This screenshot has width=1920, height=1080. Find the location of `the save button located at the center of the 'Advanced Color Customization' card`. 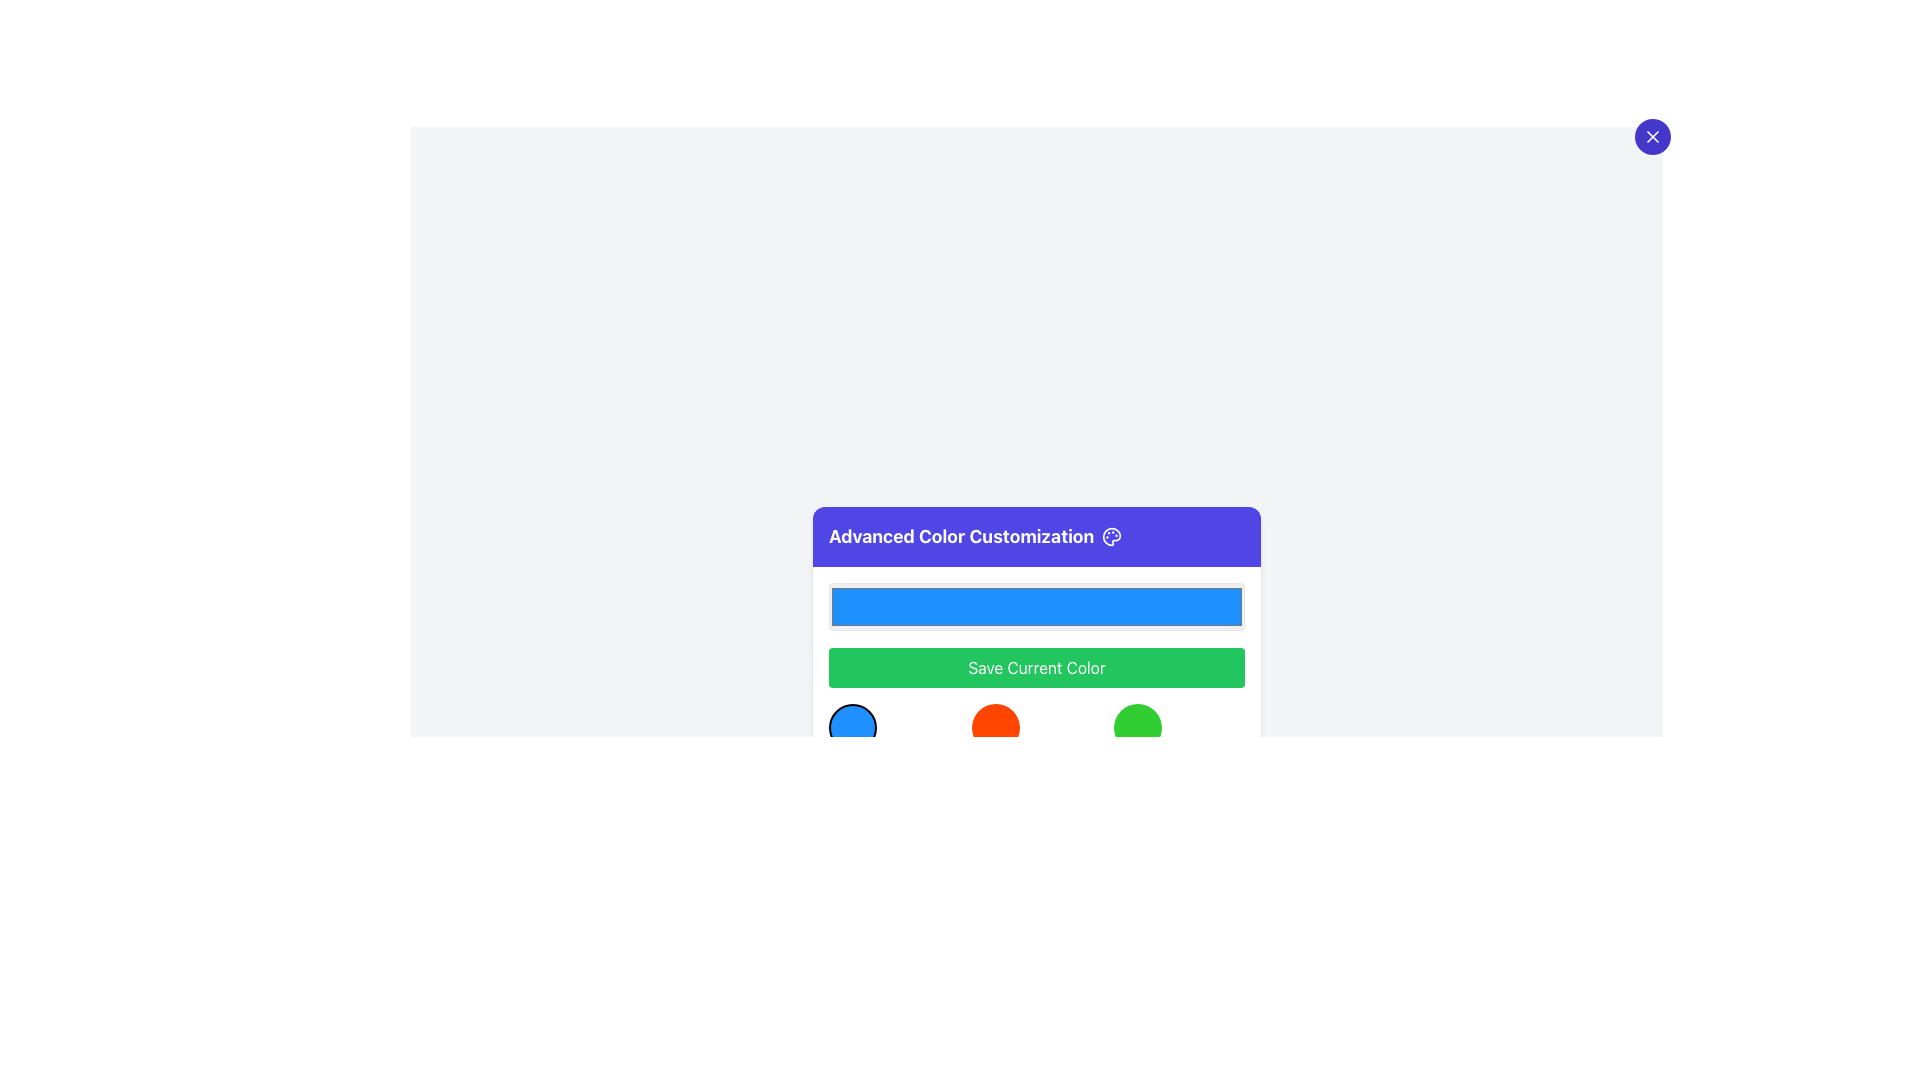

the save button located at the center of the 'Advanced Color Customization' card is located at coordinates (1036, 667).